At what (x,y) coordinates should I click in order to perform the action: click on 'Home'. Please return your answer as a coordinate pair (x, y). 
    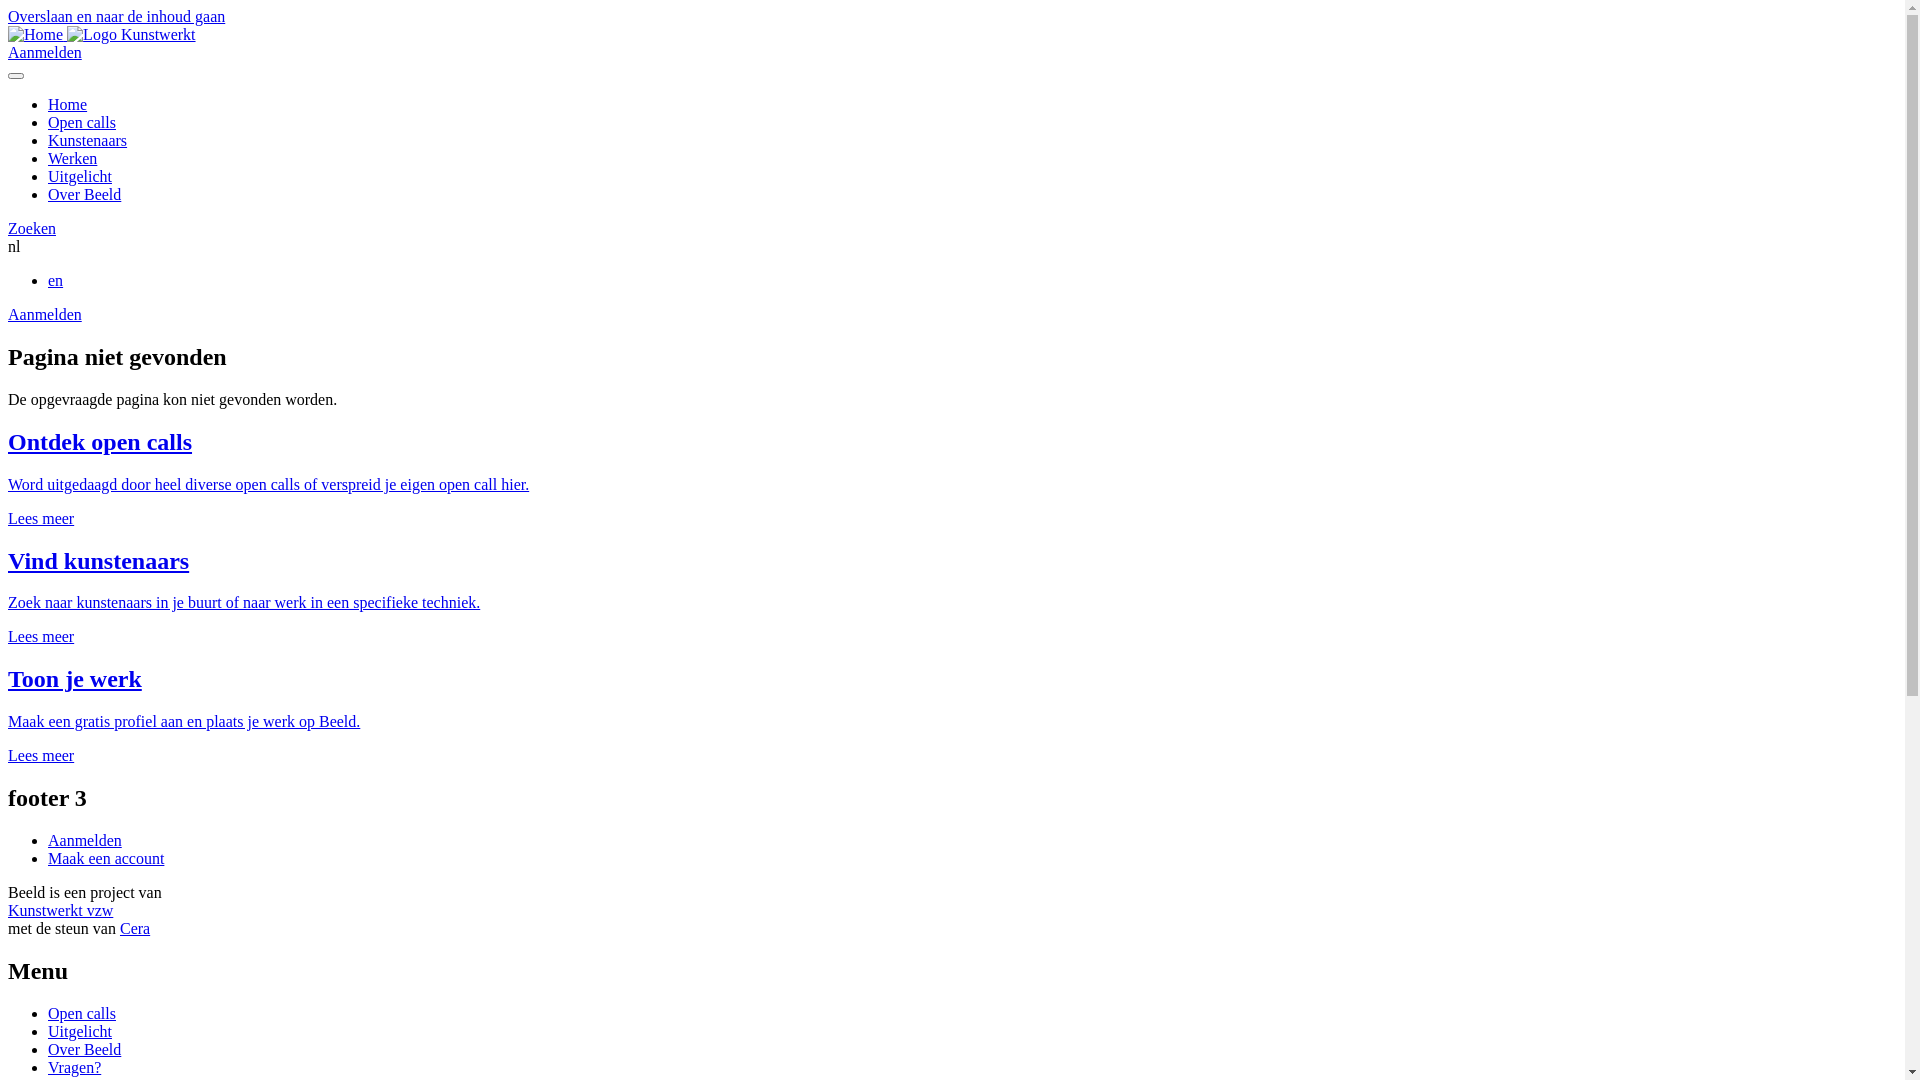
    Looking at the image, I should click on (48, 104).